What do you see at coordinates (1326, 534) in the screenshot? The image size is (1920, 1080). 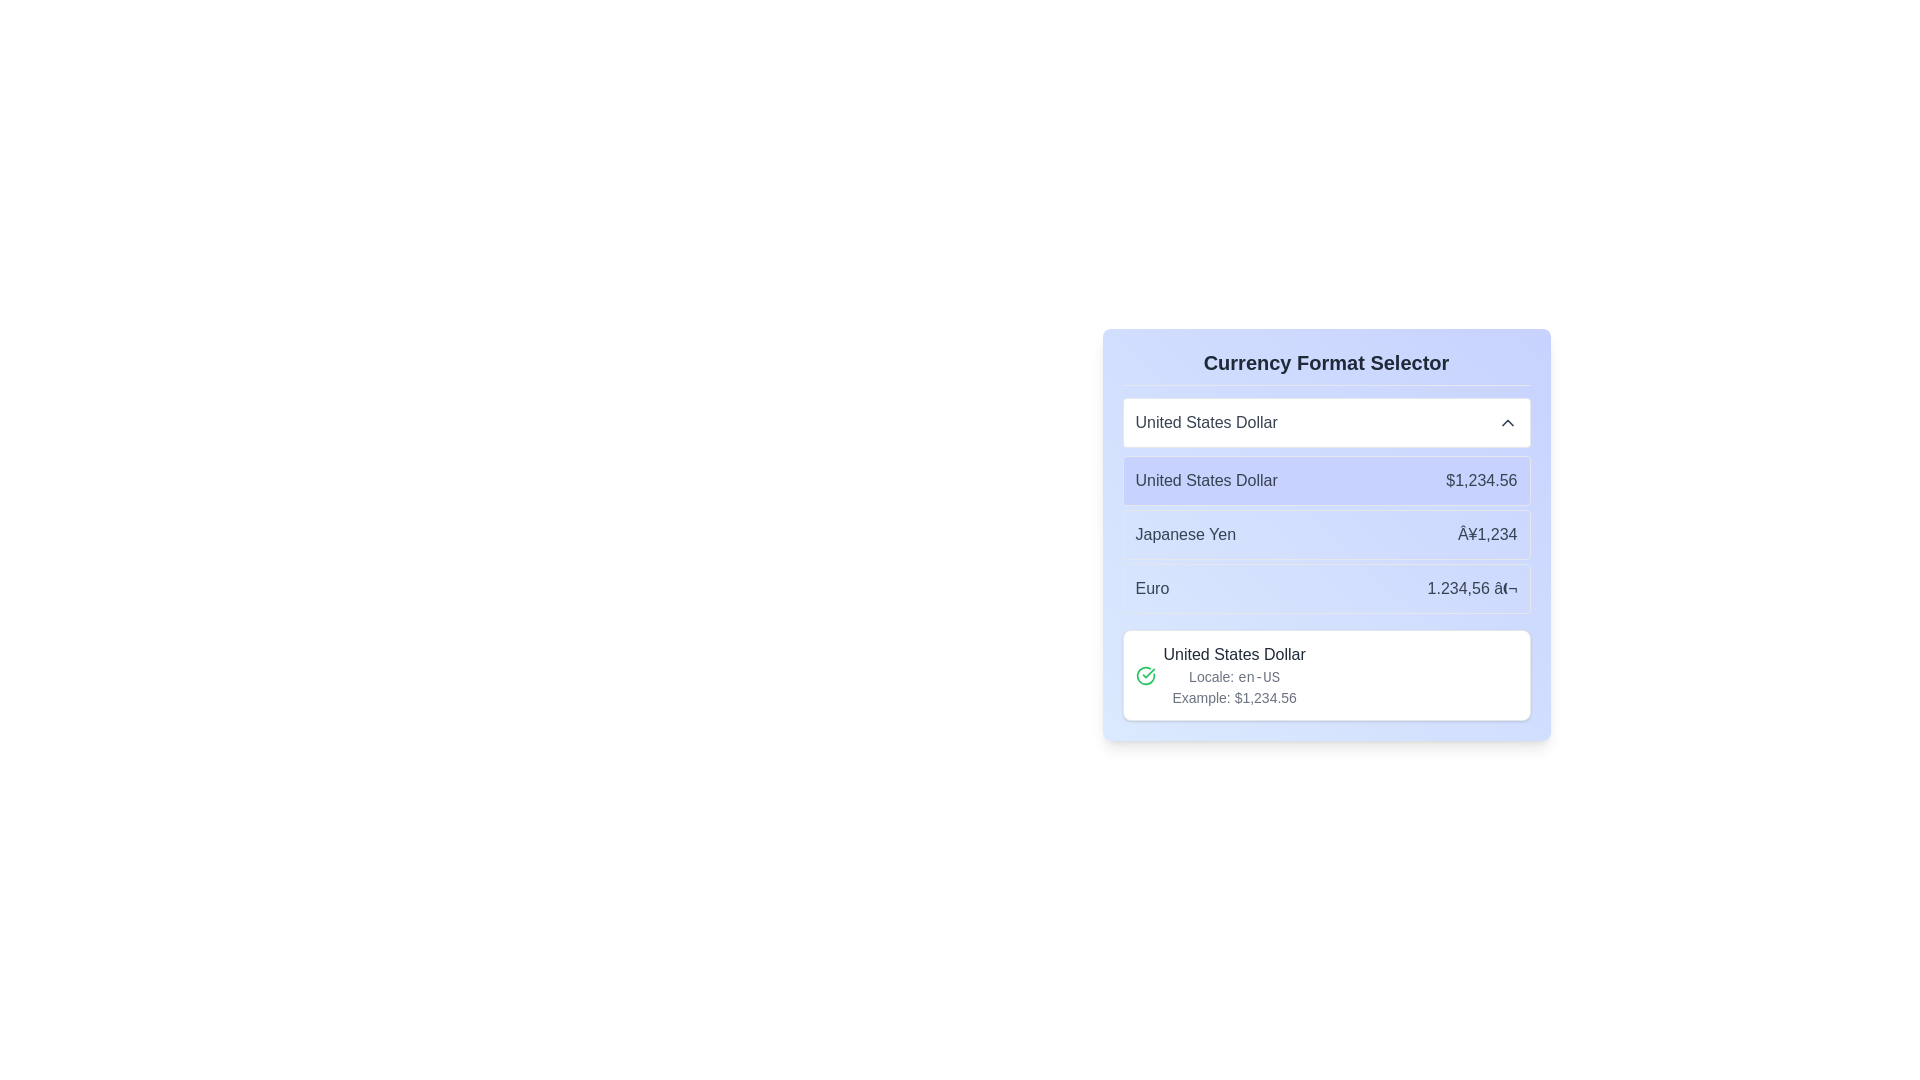 I see `the second item in the dropdown menu` at bounding box center [1326, 534].